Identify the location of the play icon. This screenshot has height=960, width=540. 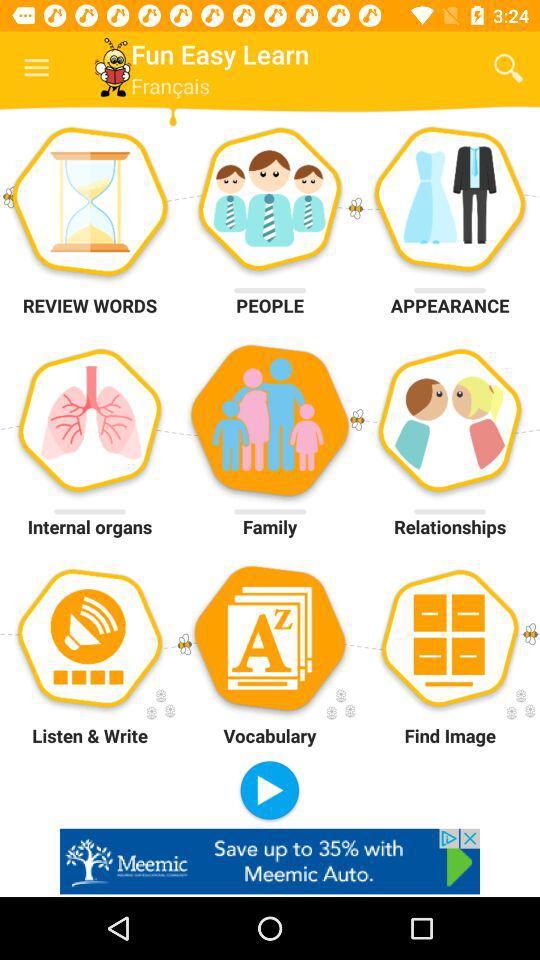
(269, 791).